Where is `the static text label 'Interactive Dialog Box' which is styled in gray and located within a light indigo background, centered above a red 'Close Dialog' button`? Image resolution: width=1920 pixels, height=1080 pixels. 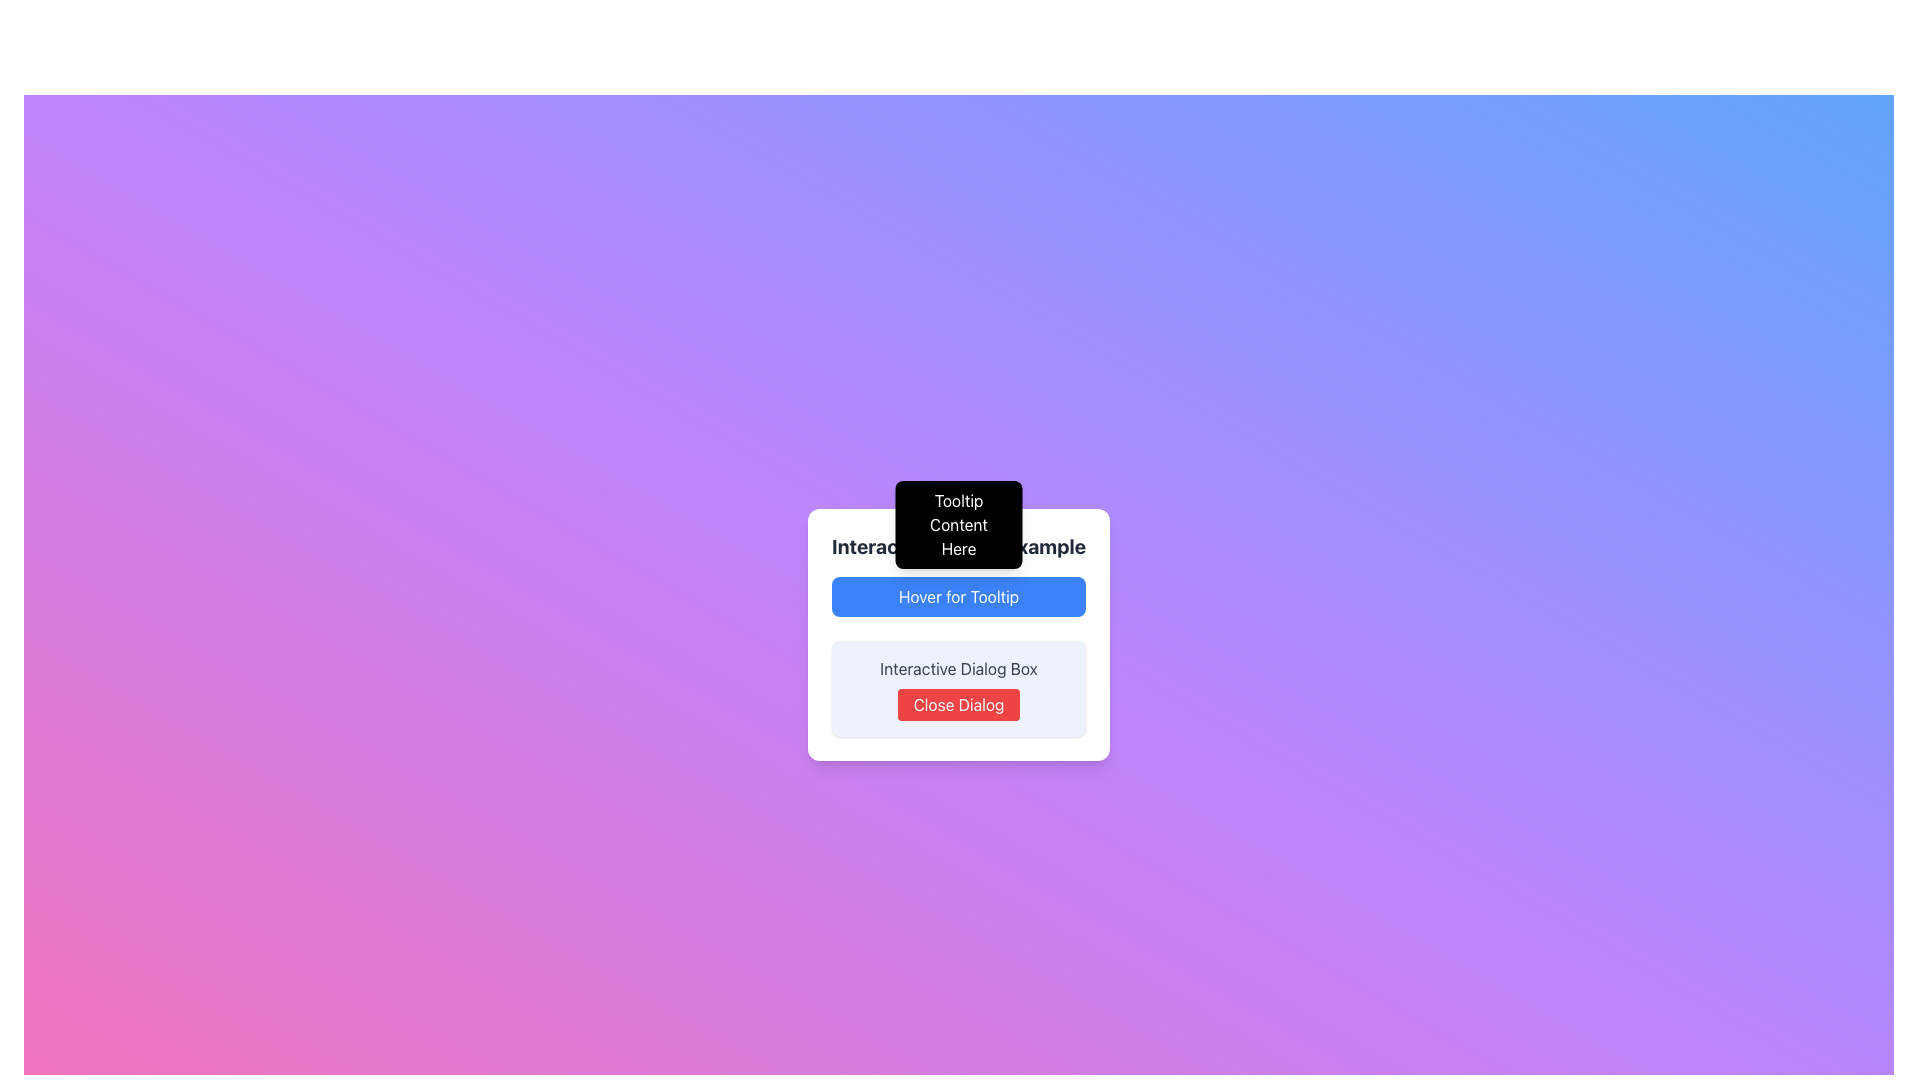
the static text label 'Interactive Dialog Box' which is styled in gray and located within a light indigo background, centered above a red 'Close Dialog' button is located at coordinates (958, 668).